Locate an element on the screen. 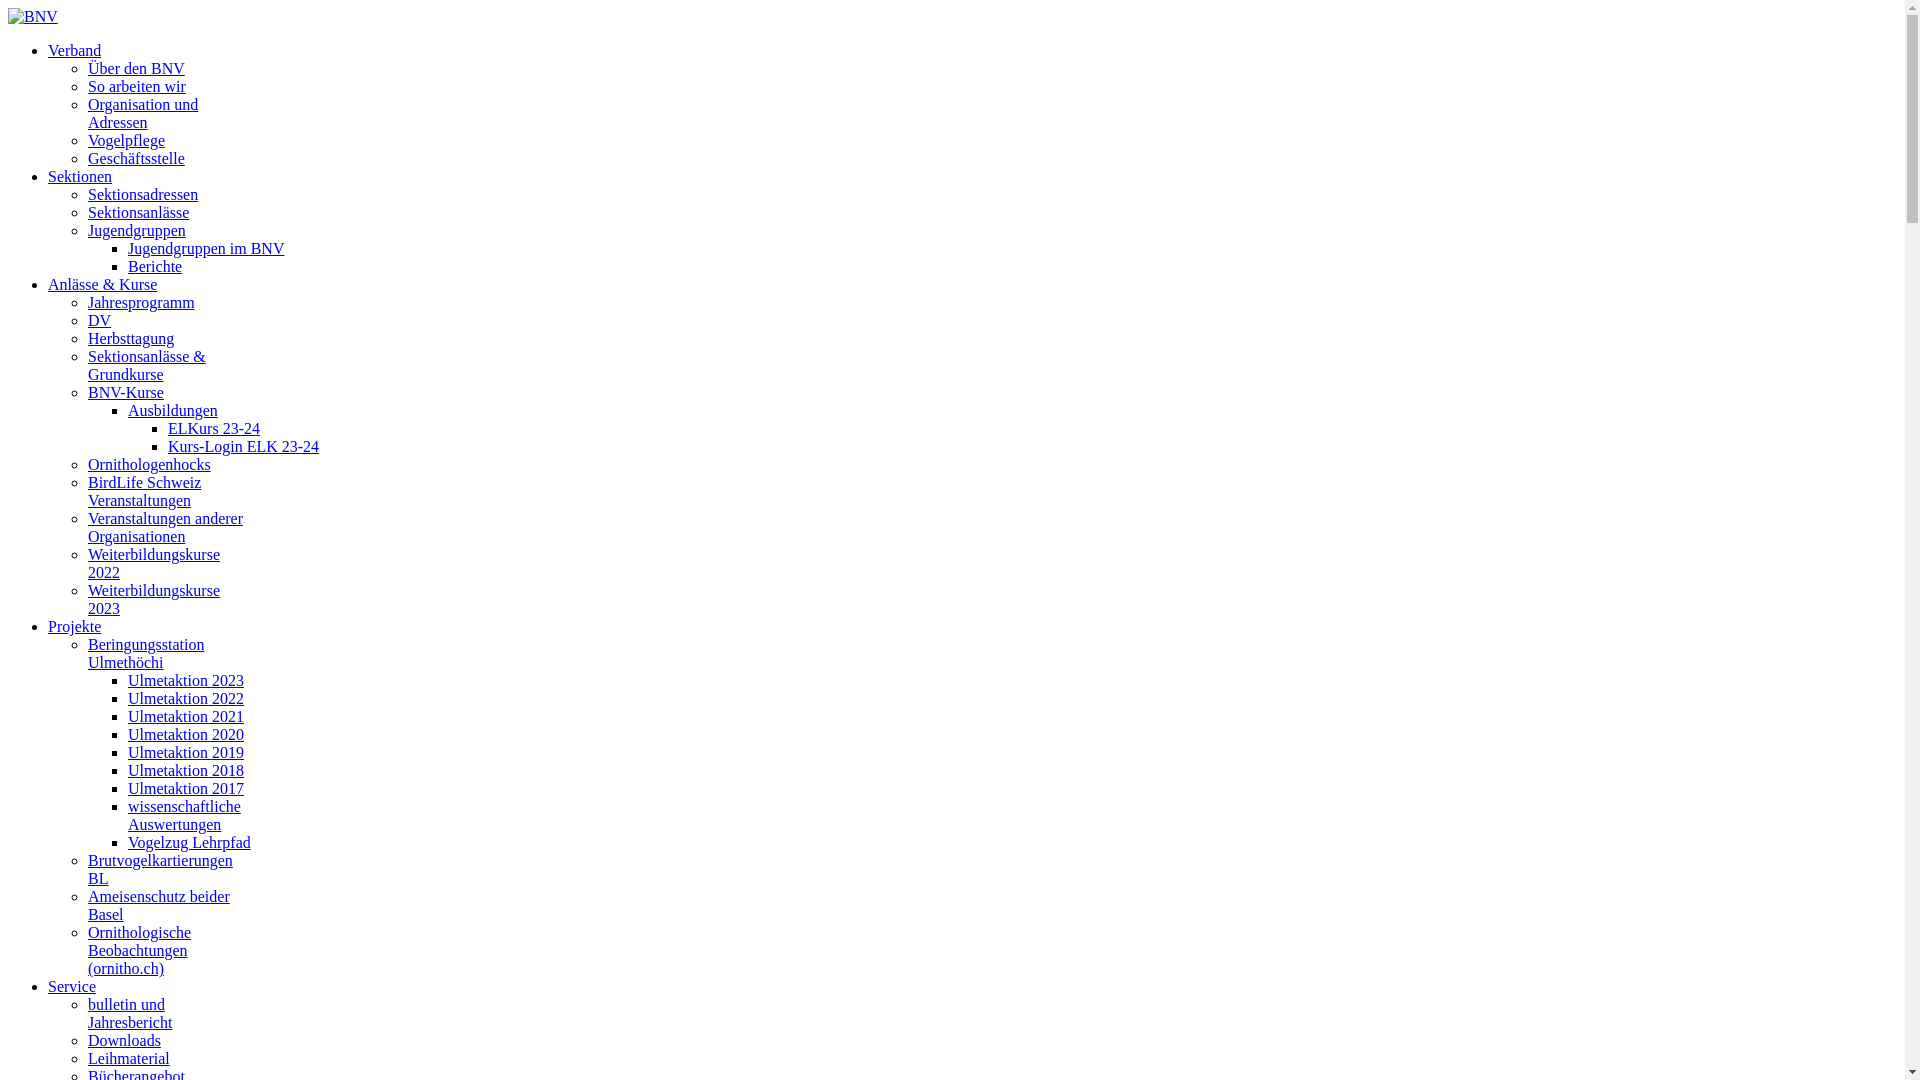  'ELKurs 23-24' is located at coordinates (214, 427).